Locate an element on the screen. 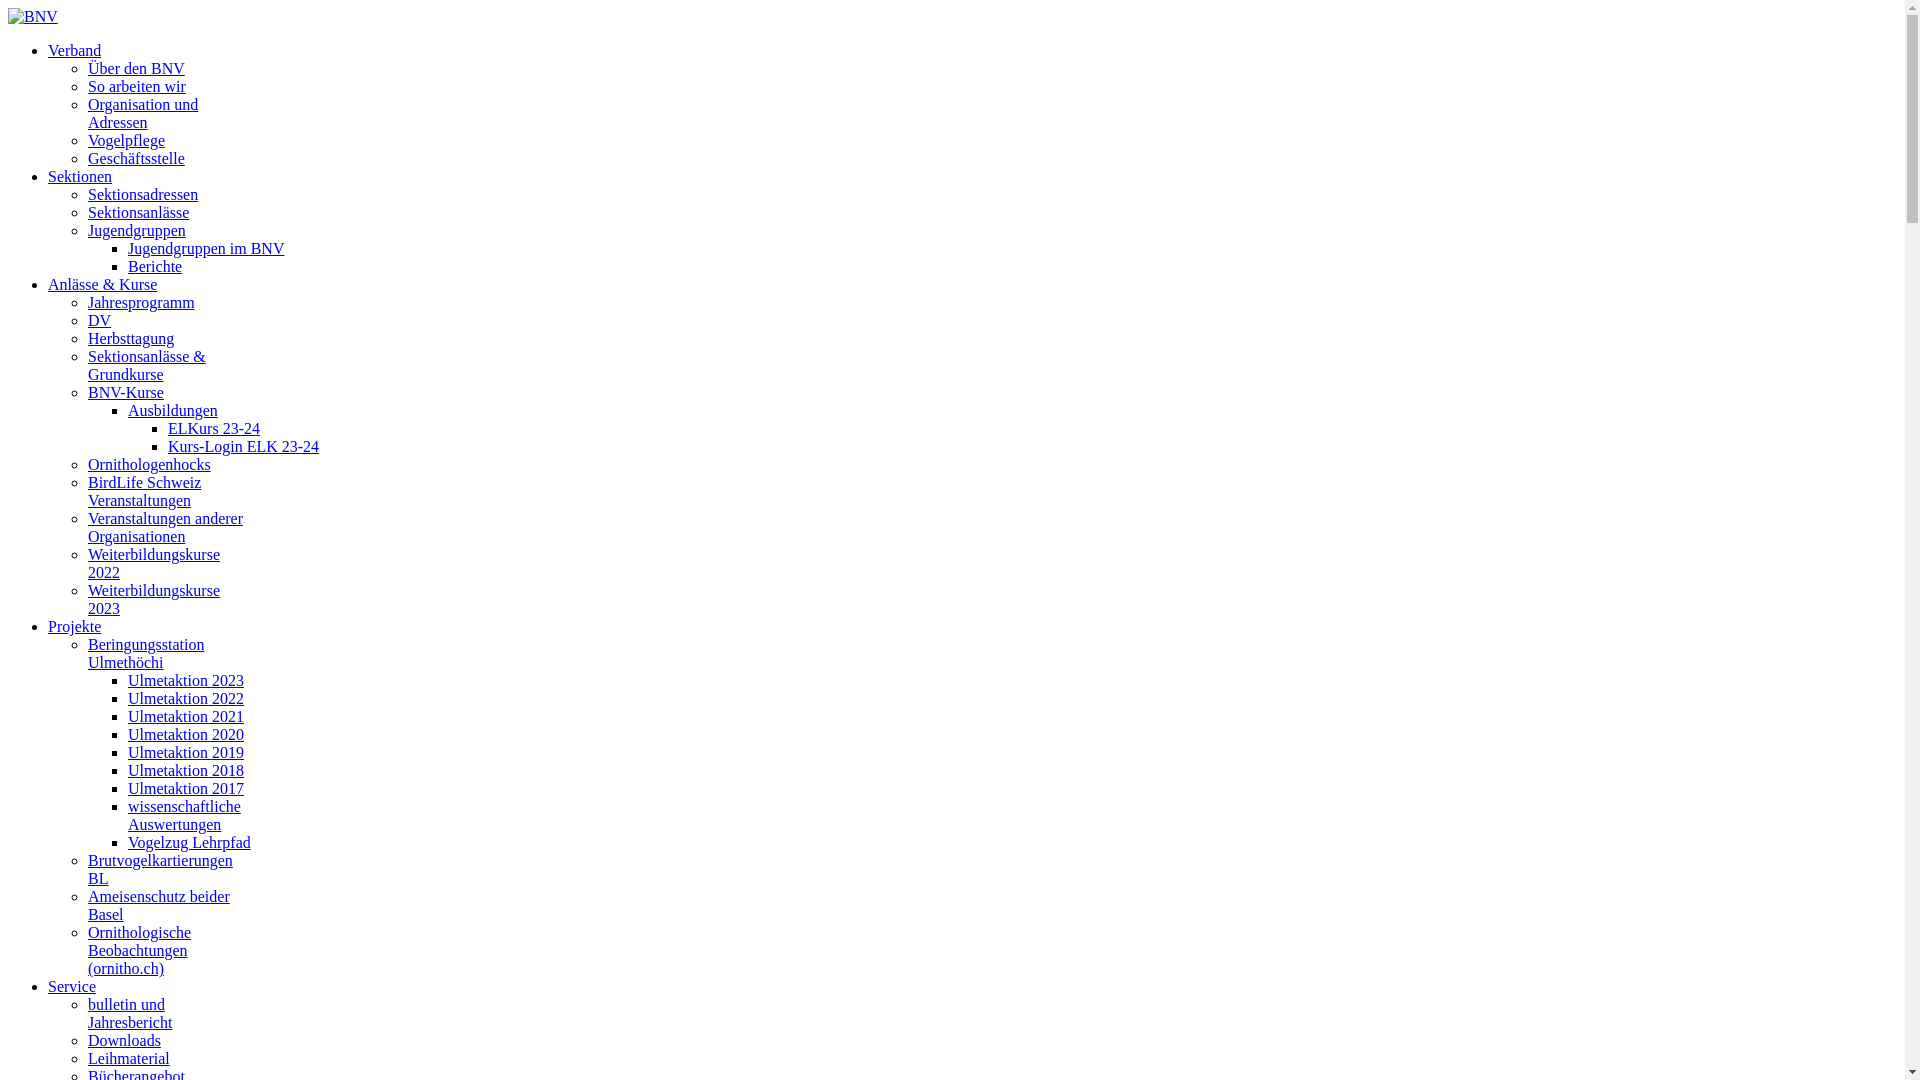  'ELKurs 23-24' is located at coordinates (214, 427).